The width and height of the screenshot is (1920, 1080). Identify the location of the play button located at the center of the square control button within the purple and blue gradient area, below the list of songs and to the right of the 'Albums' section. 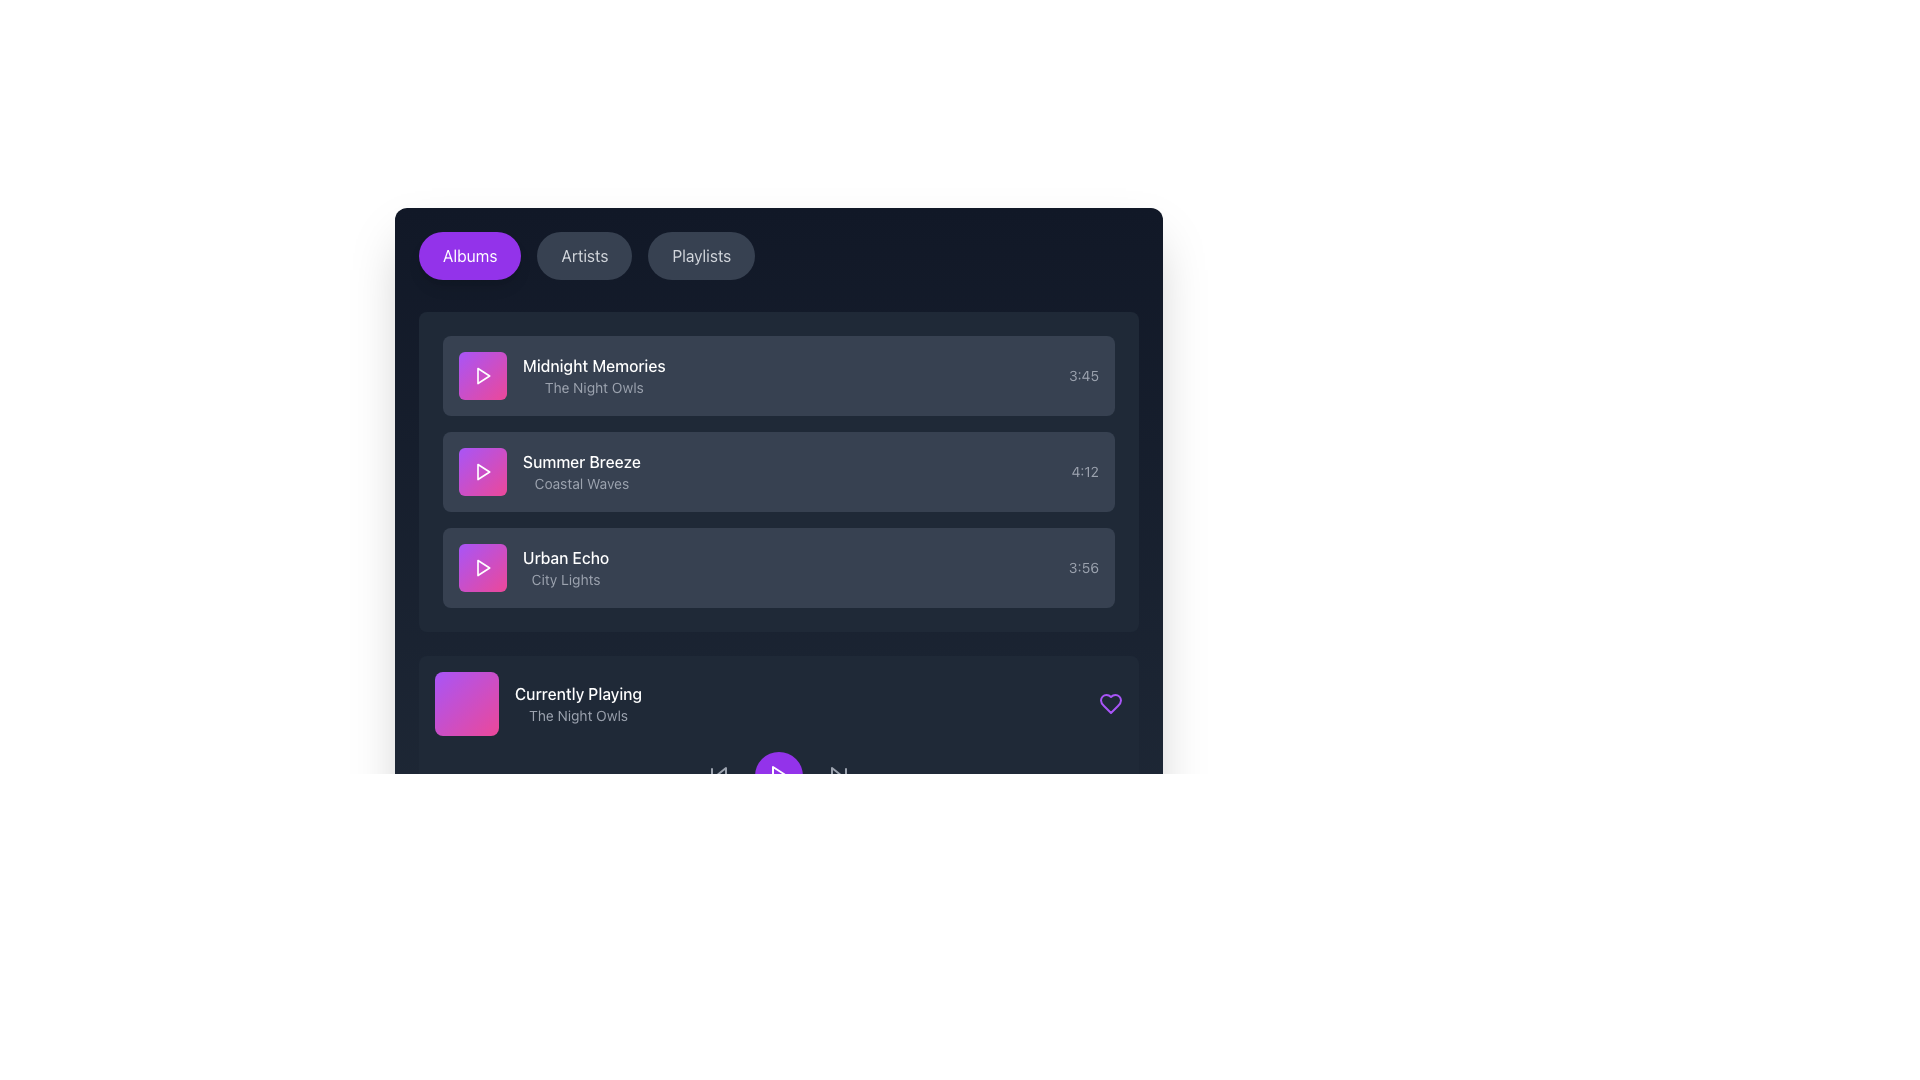
(483, 471).